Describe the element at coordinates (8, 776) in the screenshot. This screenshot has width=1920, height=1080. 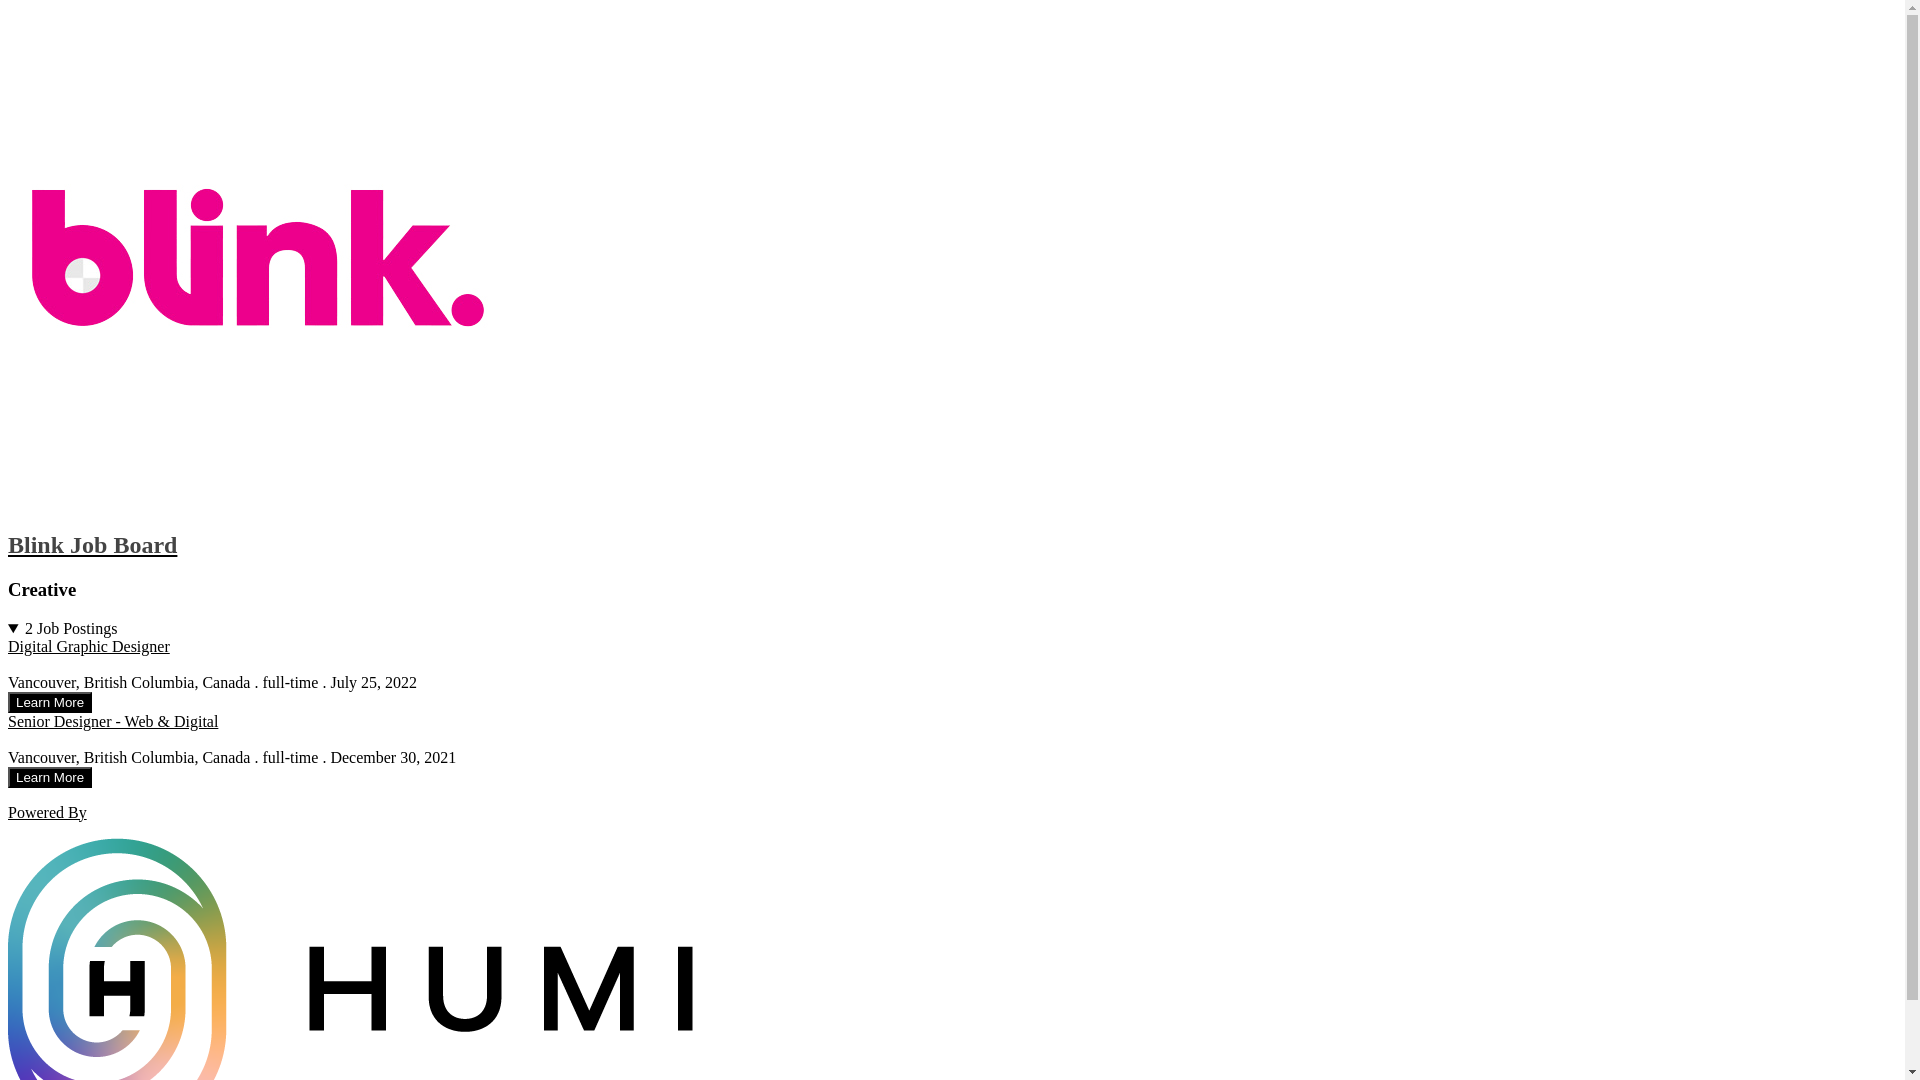
I see `'Learn More'` at that location.